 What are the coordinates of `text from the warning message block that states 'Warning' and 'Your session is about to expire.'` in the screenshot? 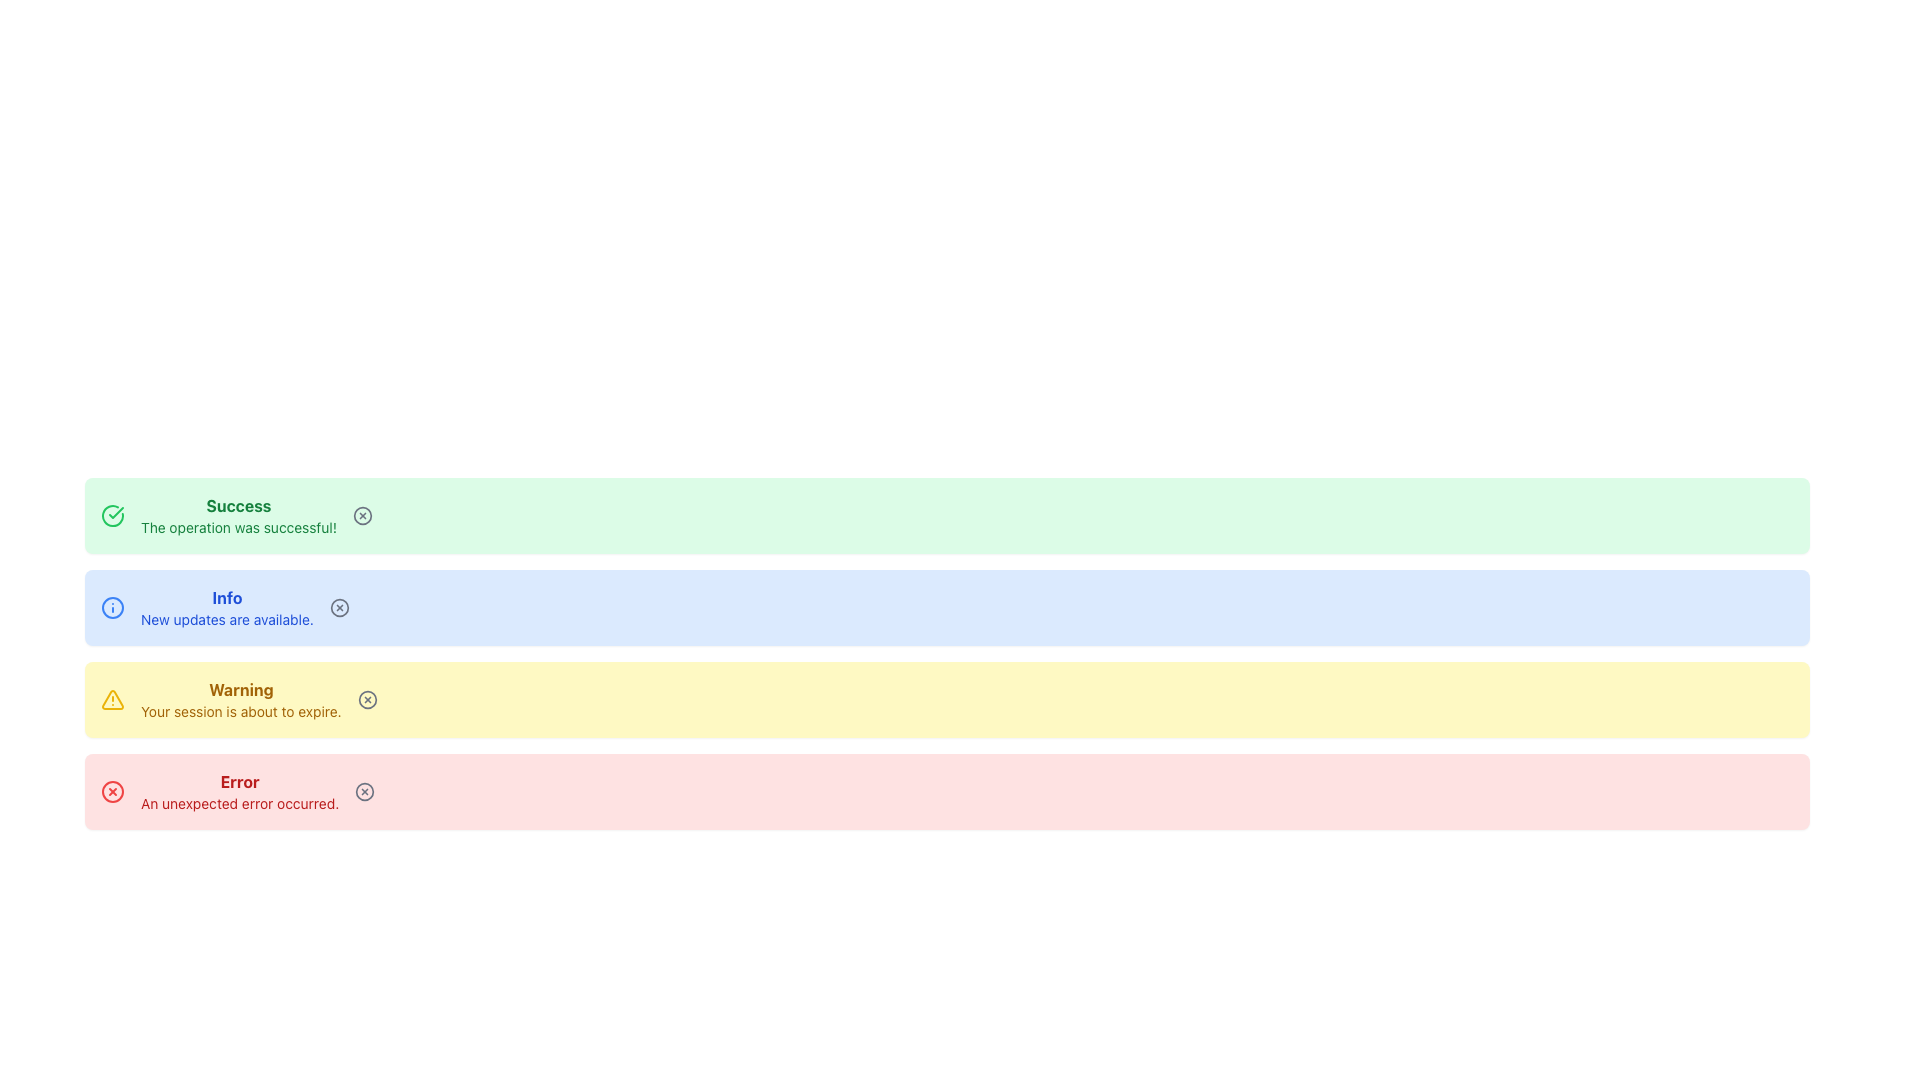 It's located at (240, 698).